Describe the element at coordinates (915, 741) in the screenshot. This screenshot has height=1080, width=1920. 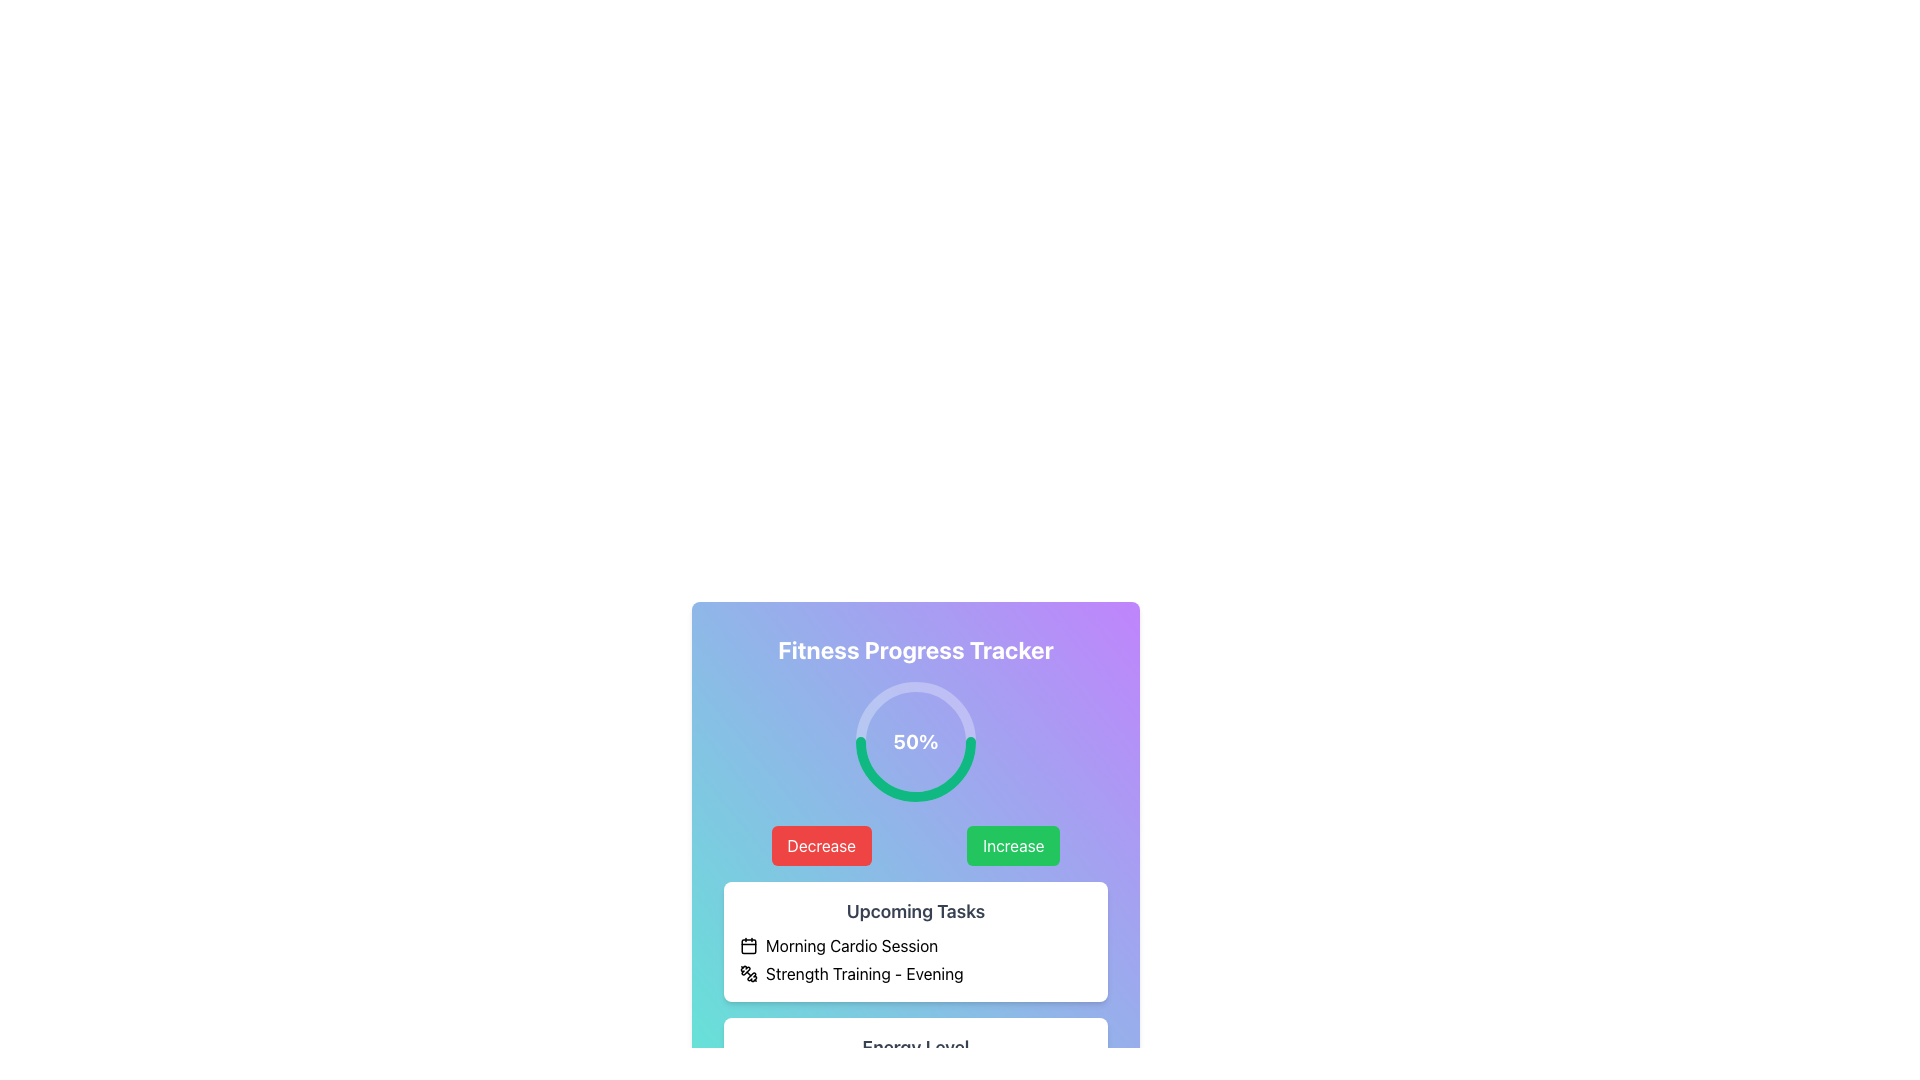
I see `the Progress Indicator (Circular Gauge) that visually represents fitness completion percentage, located at the center of the 'Fitness Progress Tracker' card component` at that location.